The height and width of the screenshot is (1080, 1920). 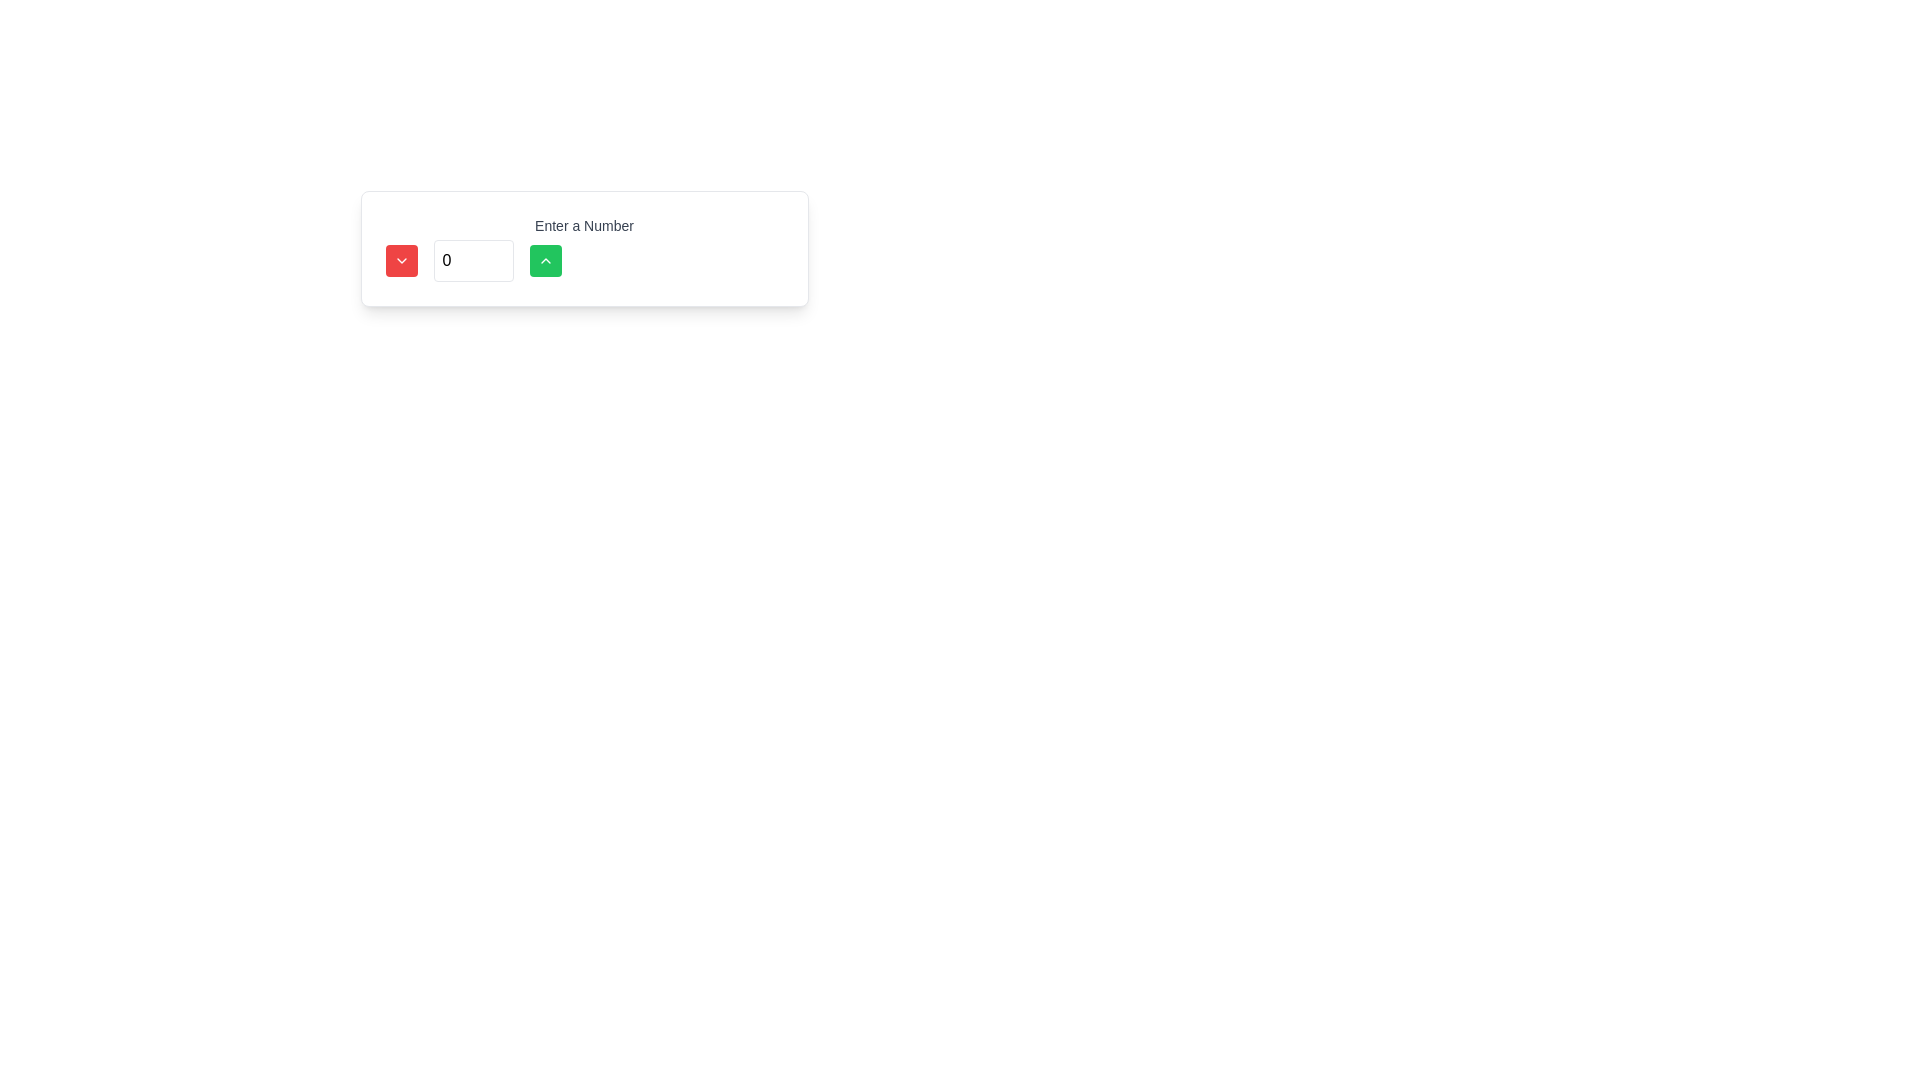 What do you see at coordinates (545, 260) in the screenshot?
I see `the upward-pointing chevron icon embedded in a green button, which is located on the right-hand side of the horizontal control panel` at bounding box center [545, 260].